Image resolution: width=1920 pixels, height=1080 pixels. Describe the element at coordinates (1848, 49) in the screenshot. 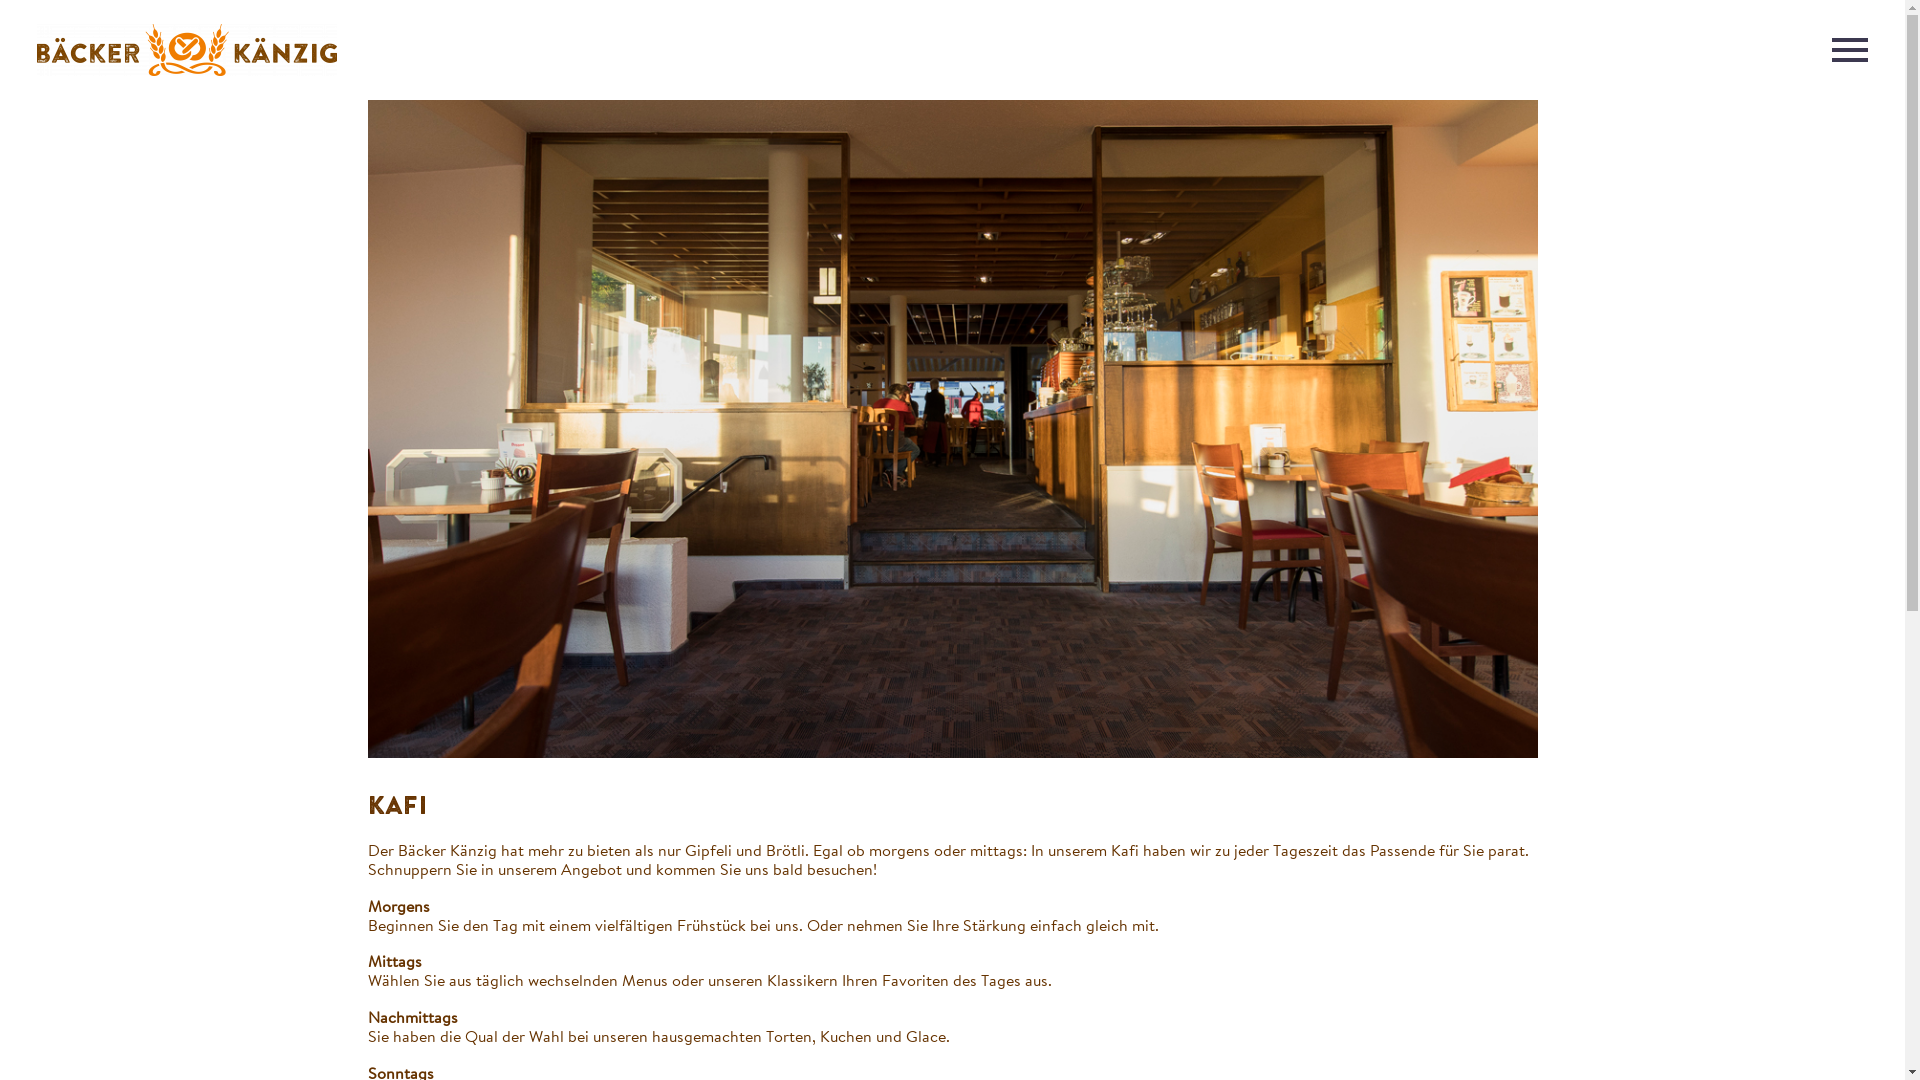

I see `'Primary Menu'` at that location.